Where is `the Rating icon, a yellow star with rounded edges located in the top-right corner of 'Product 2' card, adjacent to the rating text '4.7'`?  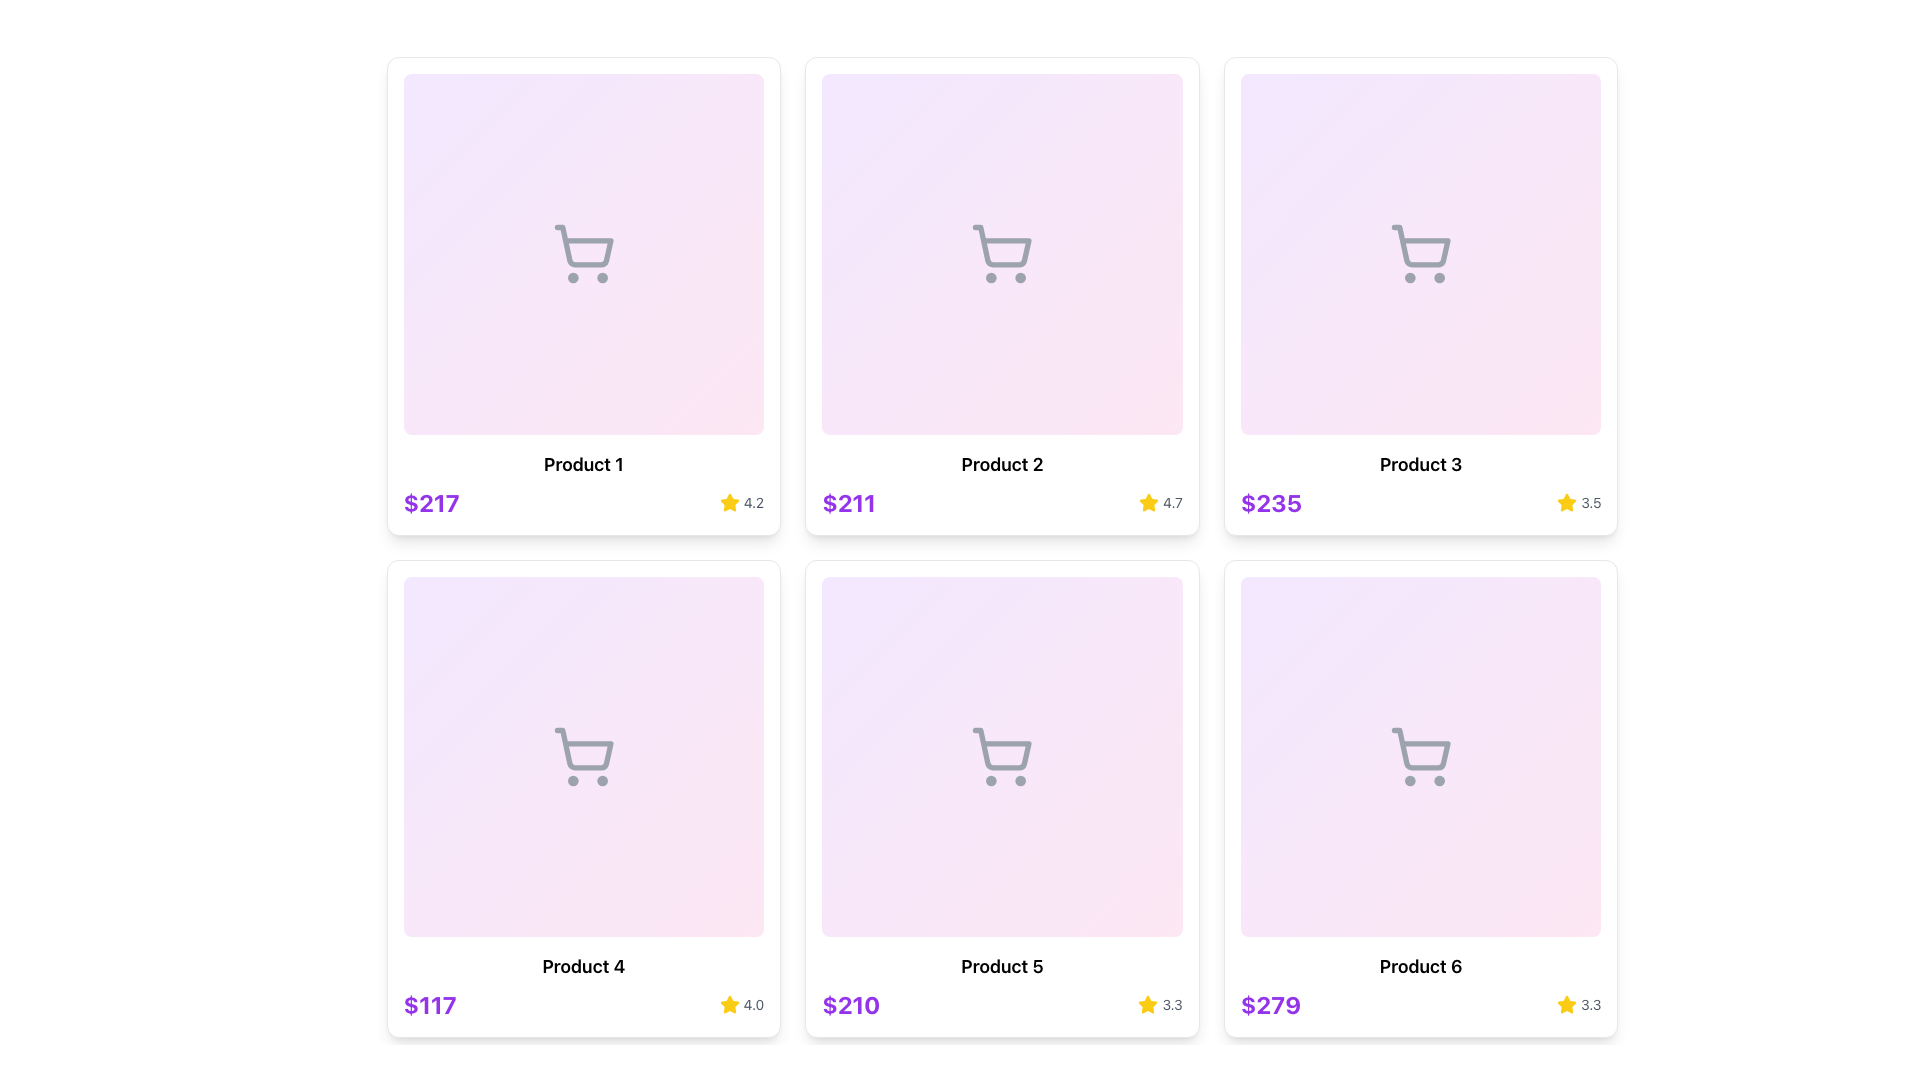
the Rating icon, a yellow star with rounded edges located in the top-right corner of 'Product 2' card, adjacent to the rating text '4.7' is located at coordinates (728, 501).